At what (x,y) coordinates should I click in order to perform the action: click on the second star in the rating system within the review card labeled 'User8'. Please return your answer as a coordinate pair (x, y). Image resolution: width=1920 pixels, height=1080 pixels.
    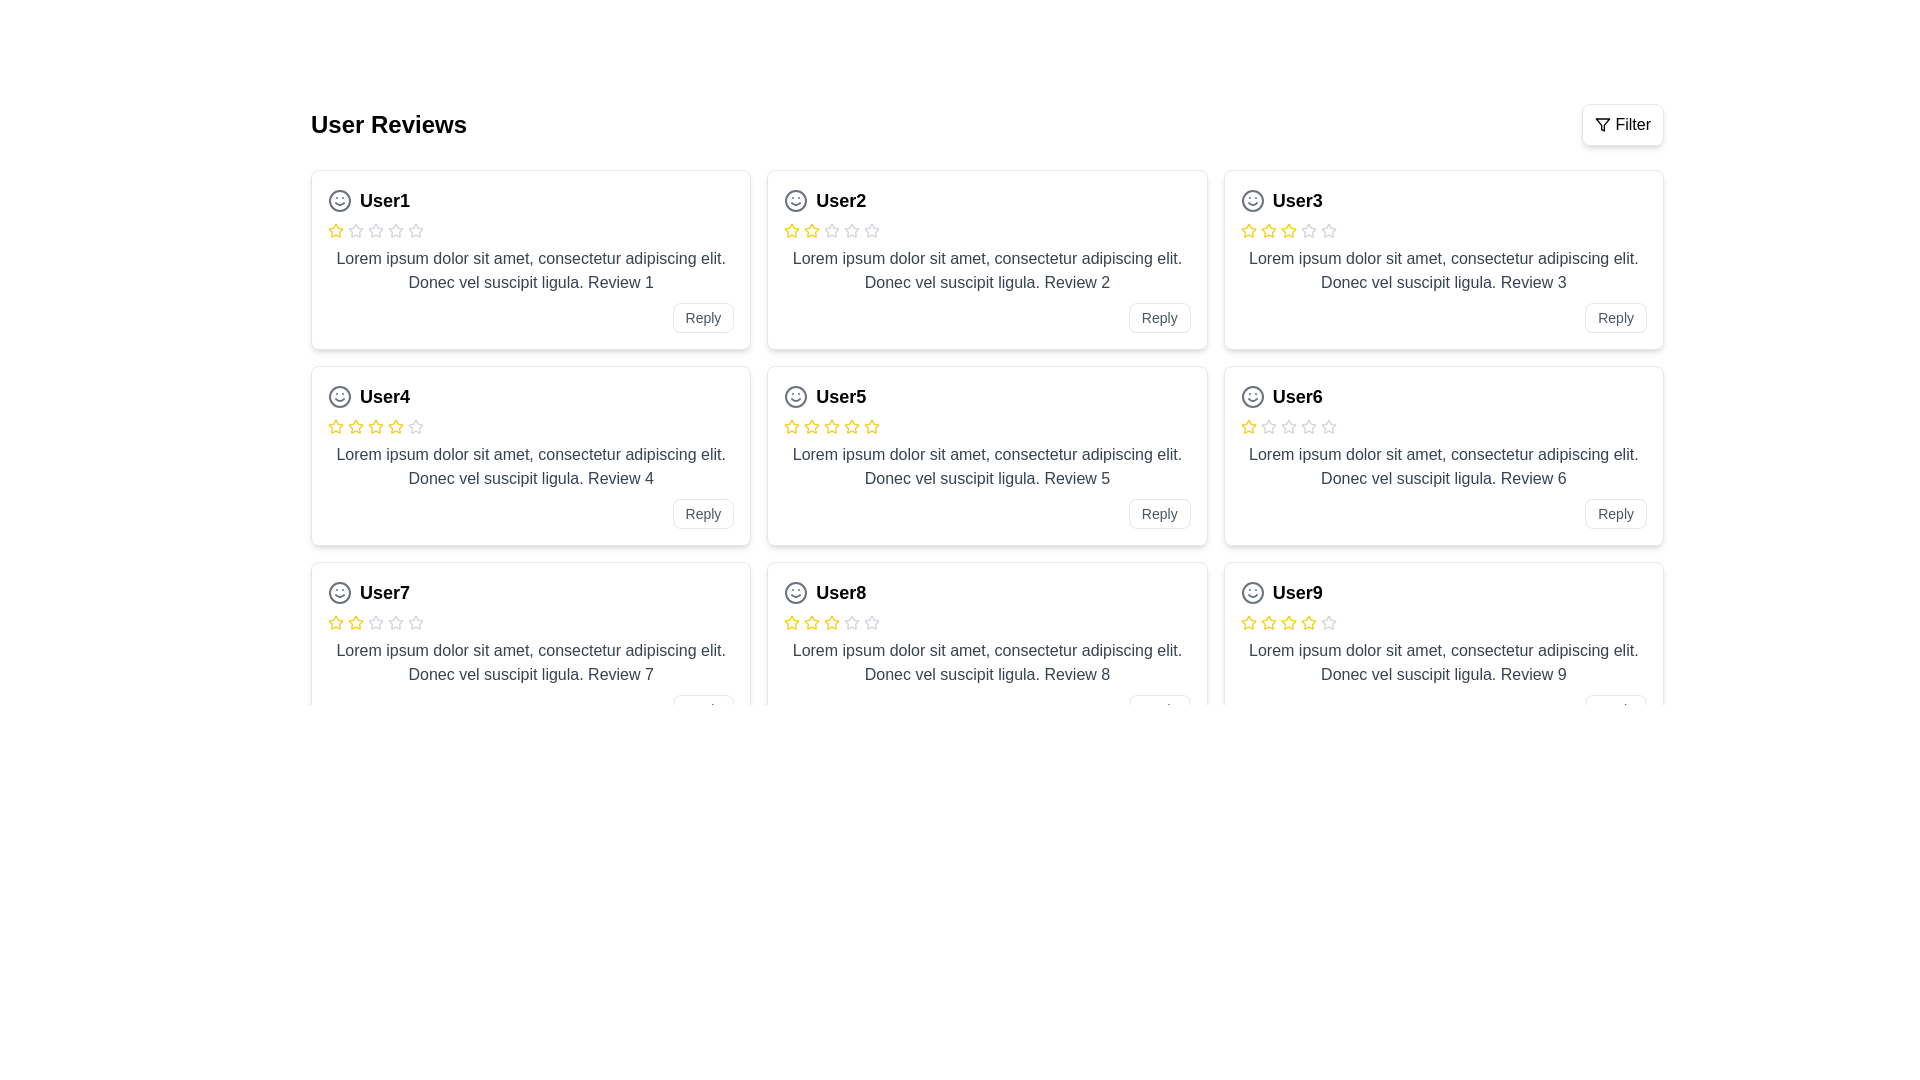
    Looking at the image, I should click on (812, 621).